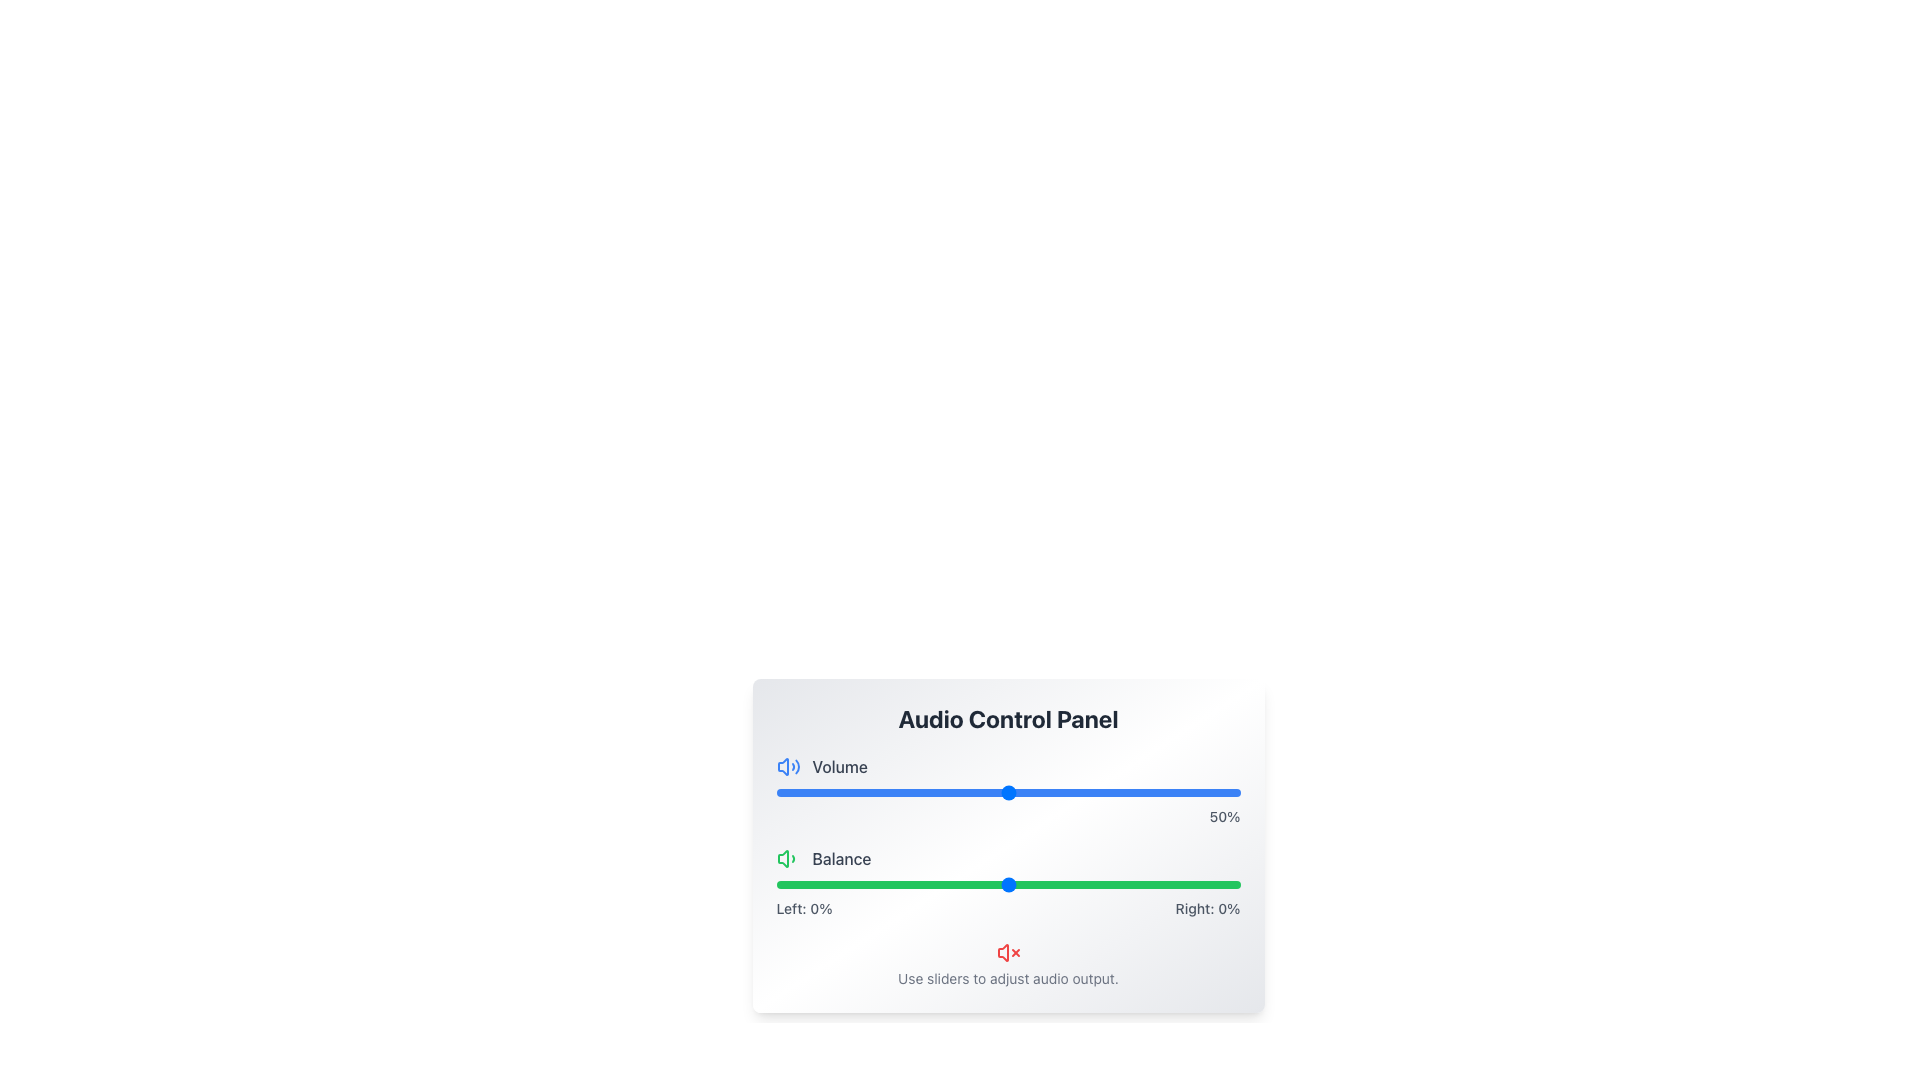 Image resolution: width=1920 pixels, height=1080 pixels. Describe the element at coordinates (1058, 883) in the screenshot. I see `the balance` at that location.